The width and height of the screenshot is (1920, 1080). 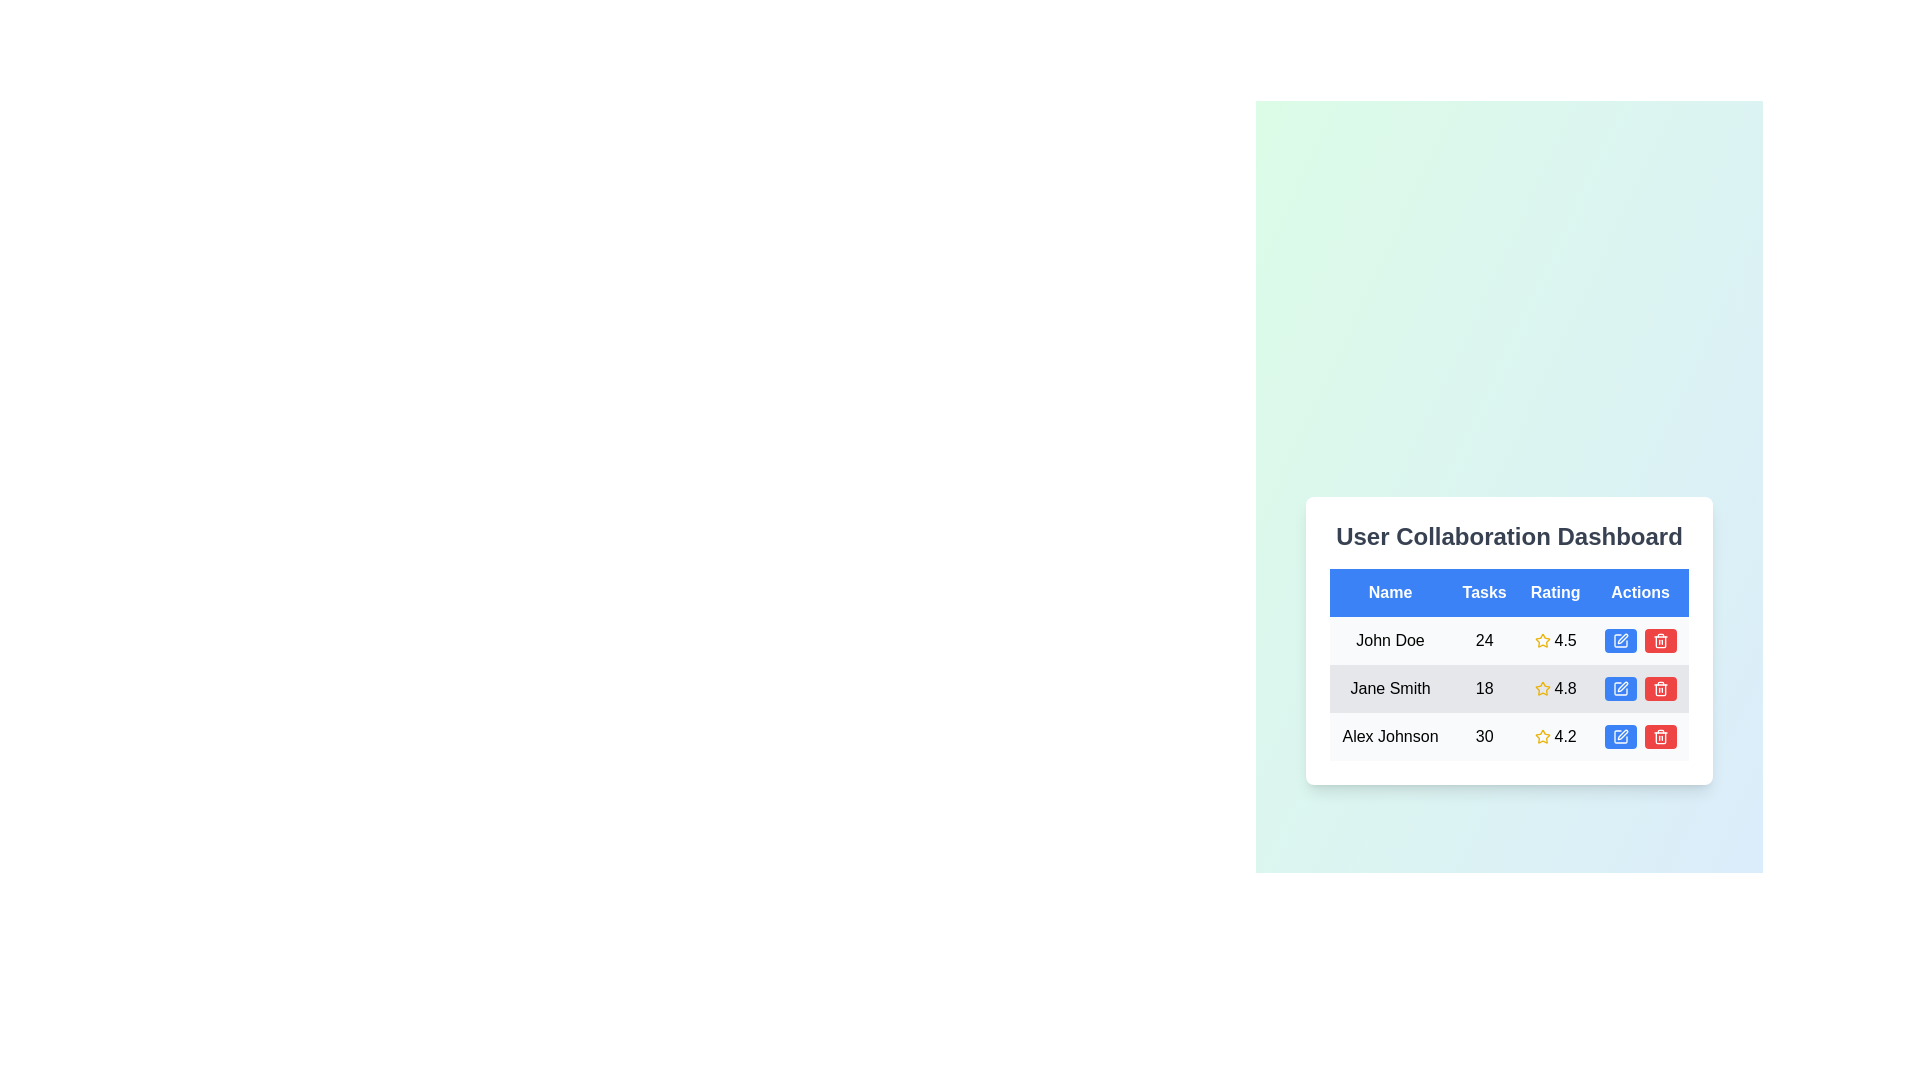 What do you see at coordinates (1541, 736) in the screenshot?
I see `the yellow star icon in the rating column of the third row associated with 'Alex Johnson' in the User Collaboration Dashboard` at bounding box center [1541, 736].